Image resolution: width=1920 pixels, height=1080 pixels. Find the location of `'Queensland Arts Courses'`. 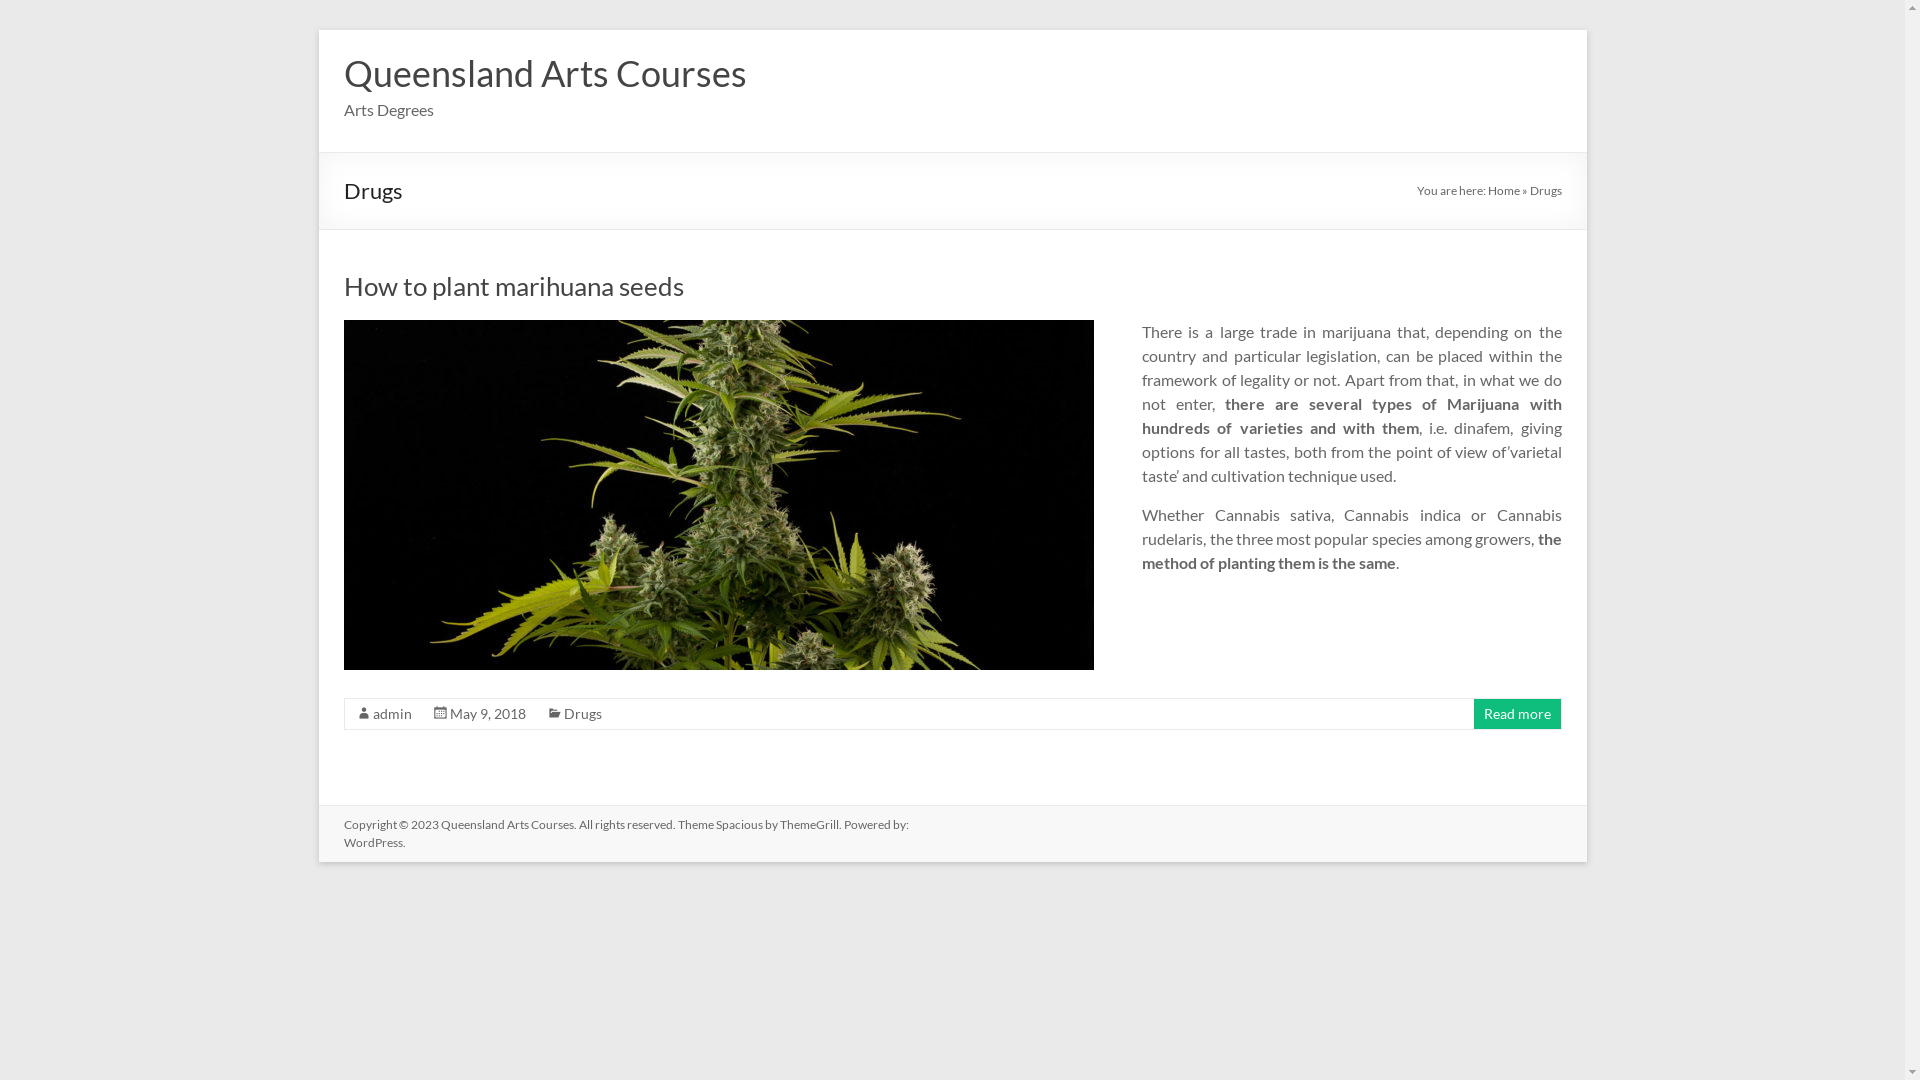

'Queensland Arts Courses' is located at coordinates (545, 72).